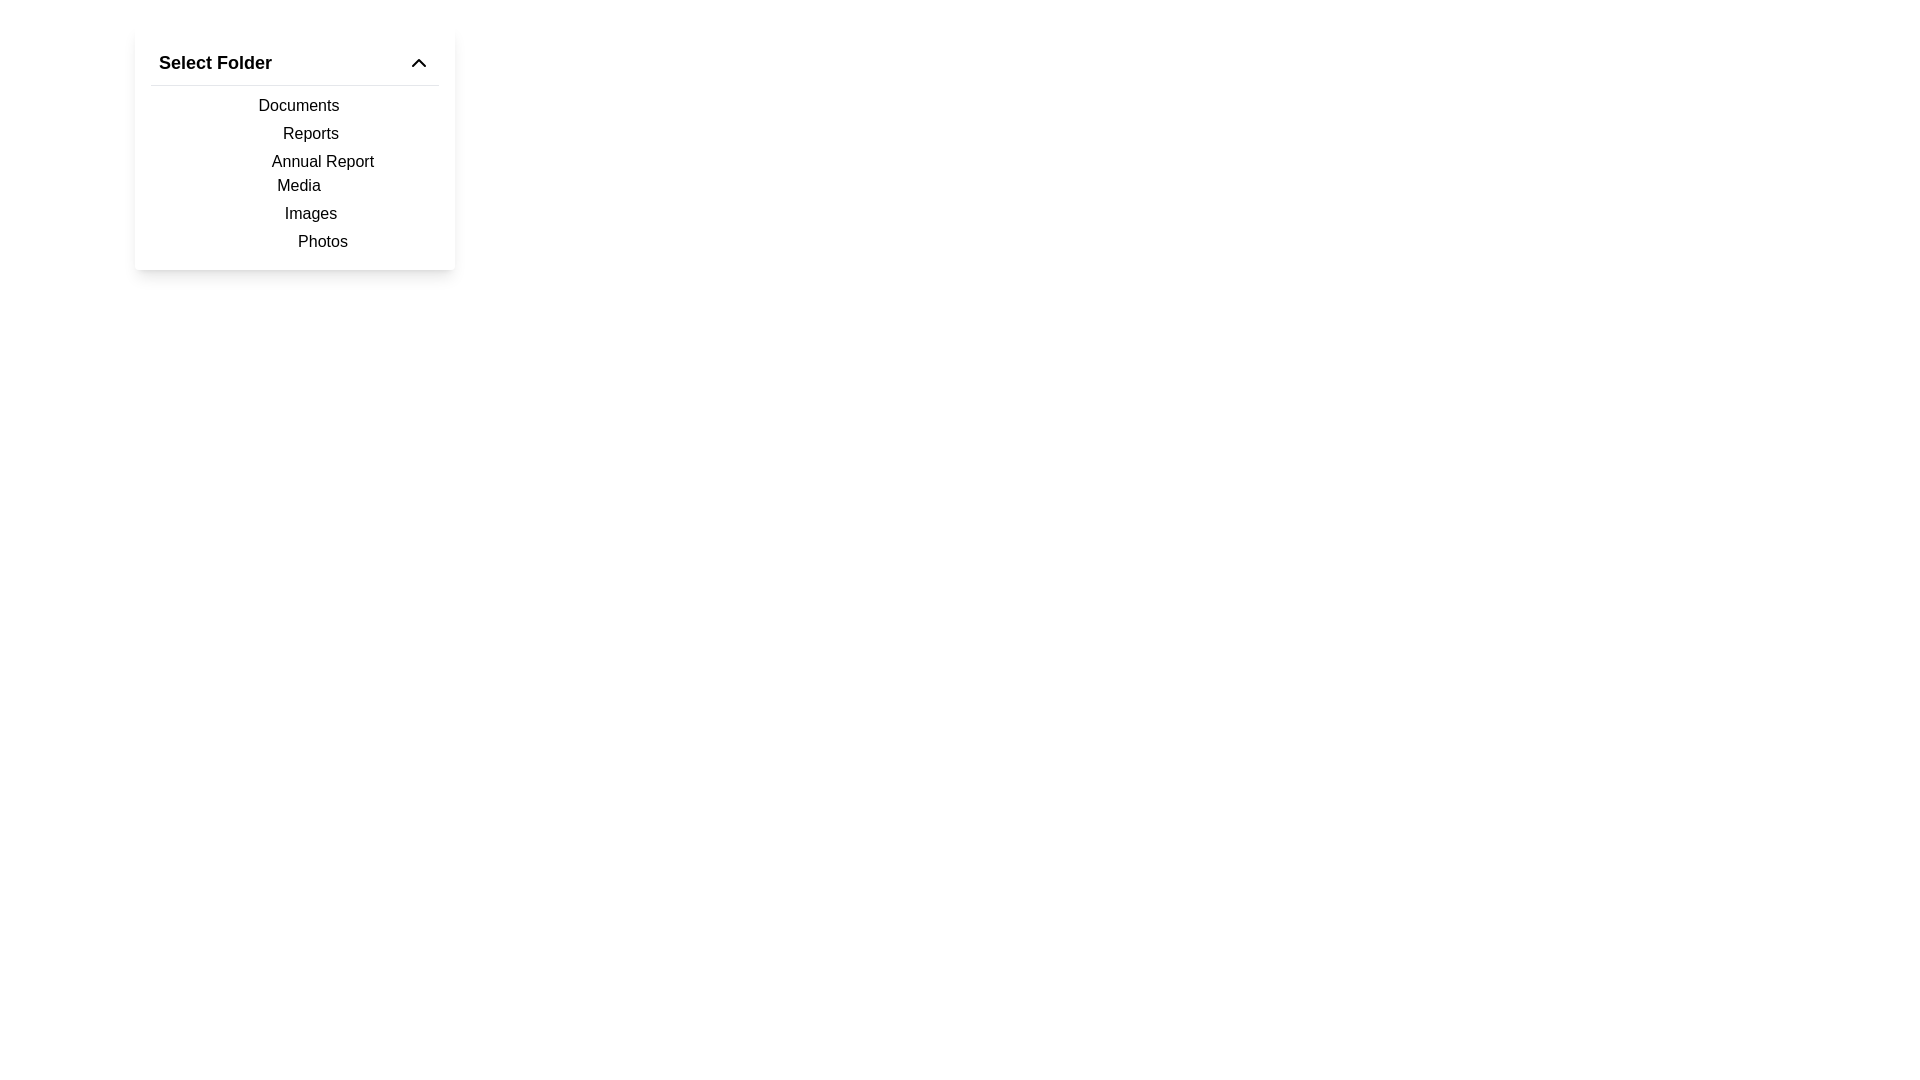  I want to click on the text label 'Photos' located at the bottom of the dropdown list under 'Images', so click(317, 241).